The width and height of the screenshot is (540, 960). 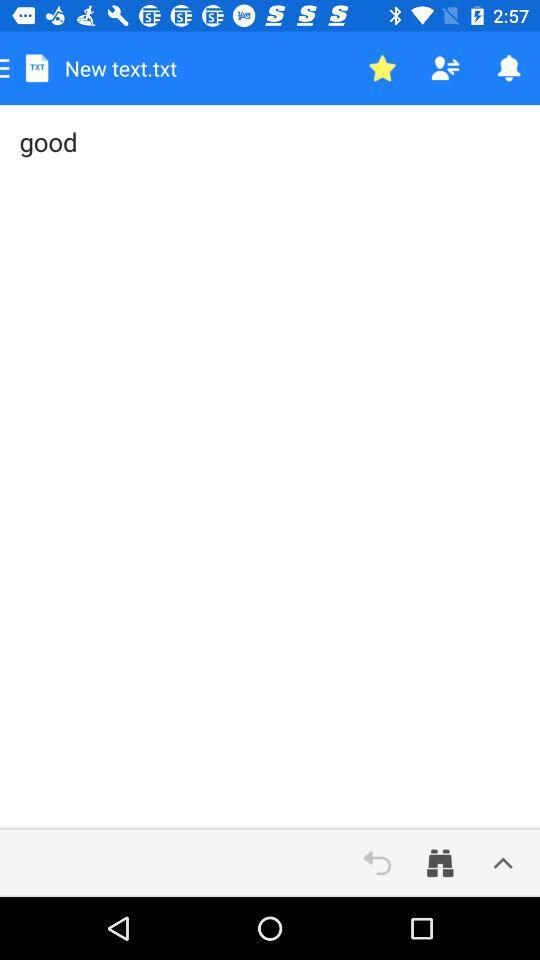 What do you see at coordinates (508, 68) in the screenshot?
I see `the item above the good` at bounding box center [508, 68].